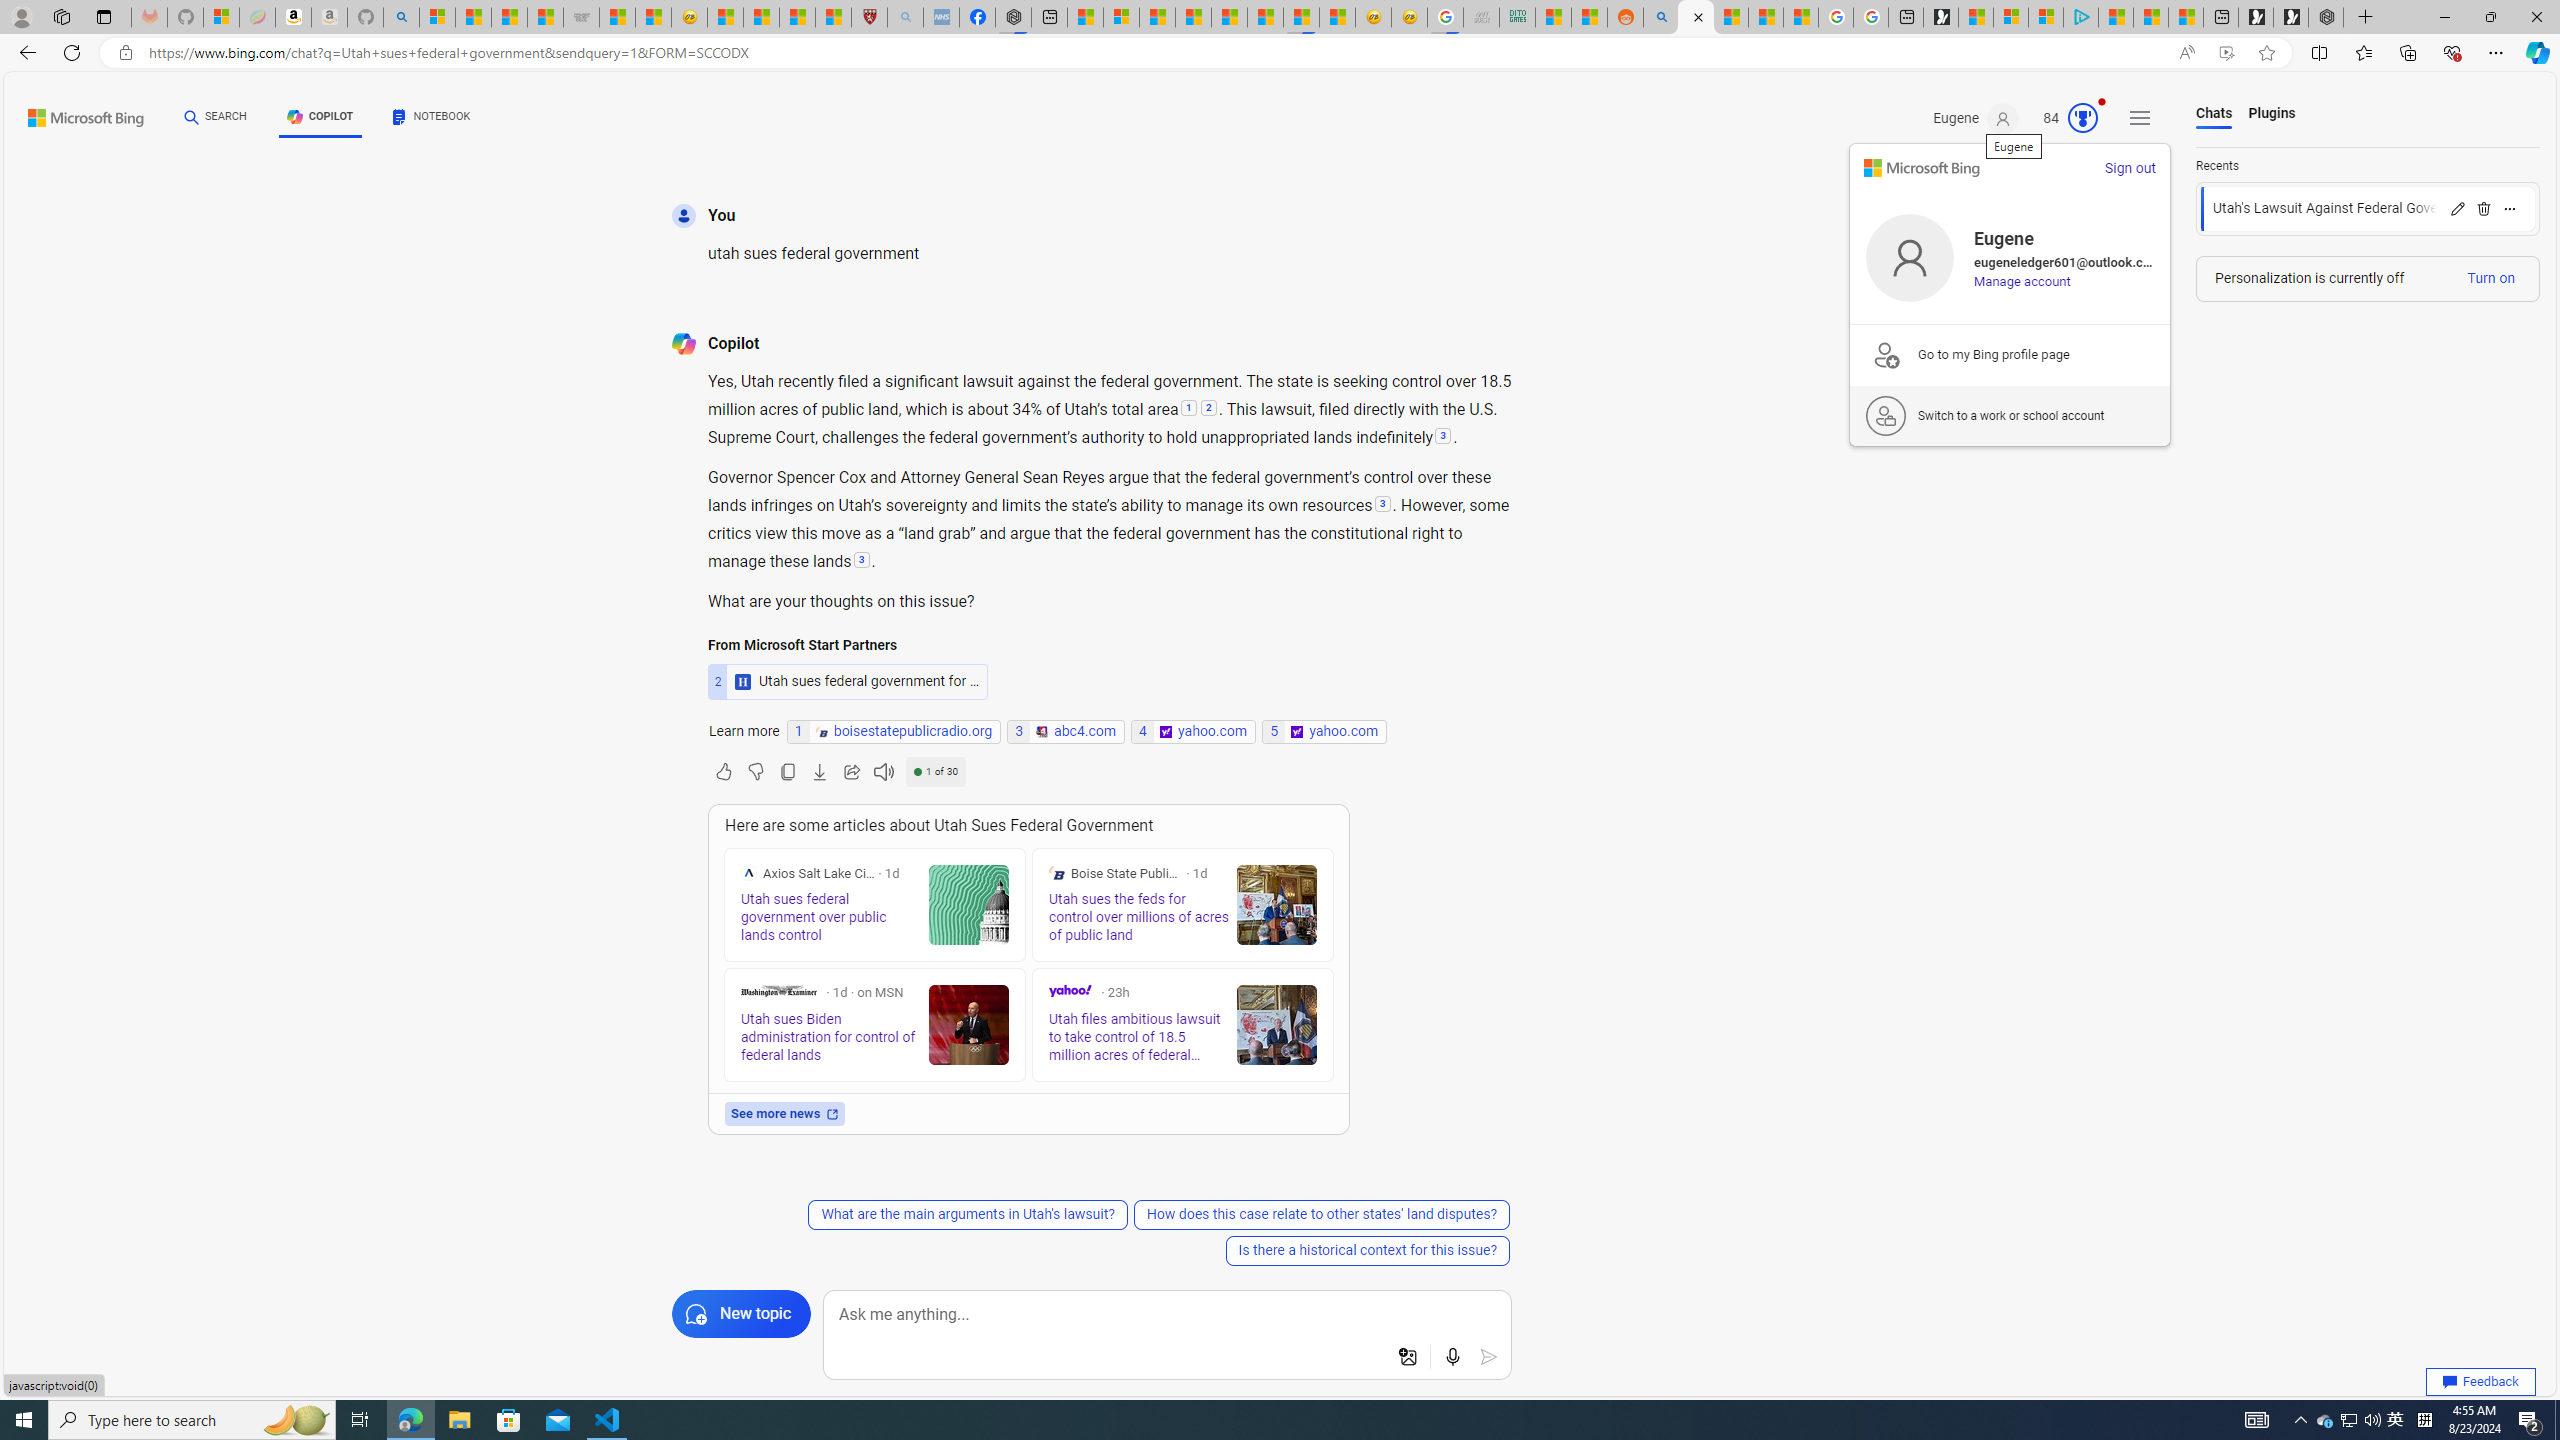 This screenshot has width=2560, height=1440. I want to click on 'Back to Bing search', so click(73, 112).